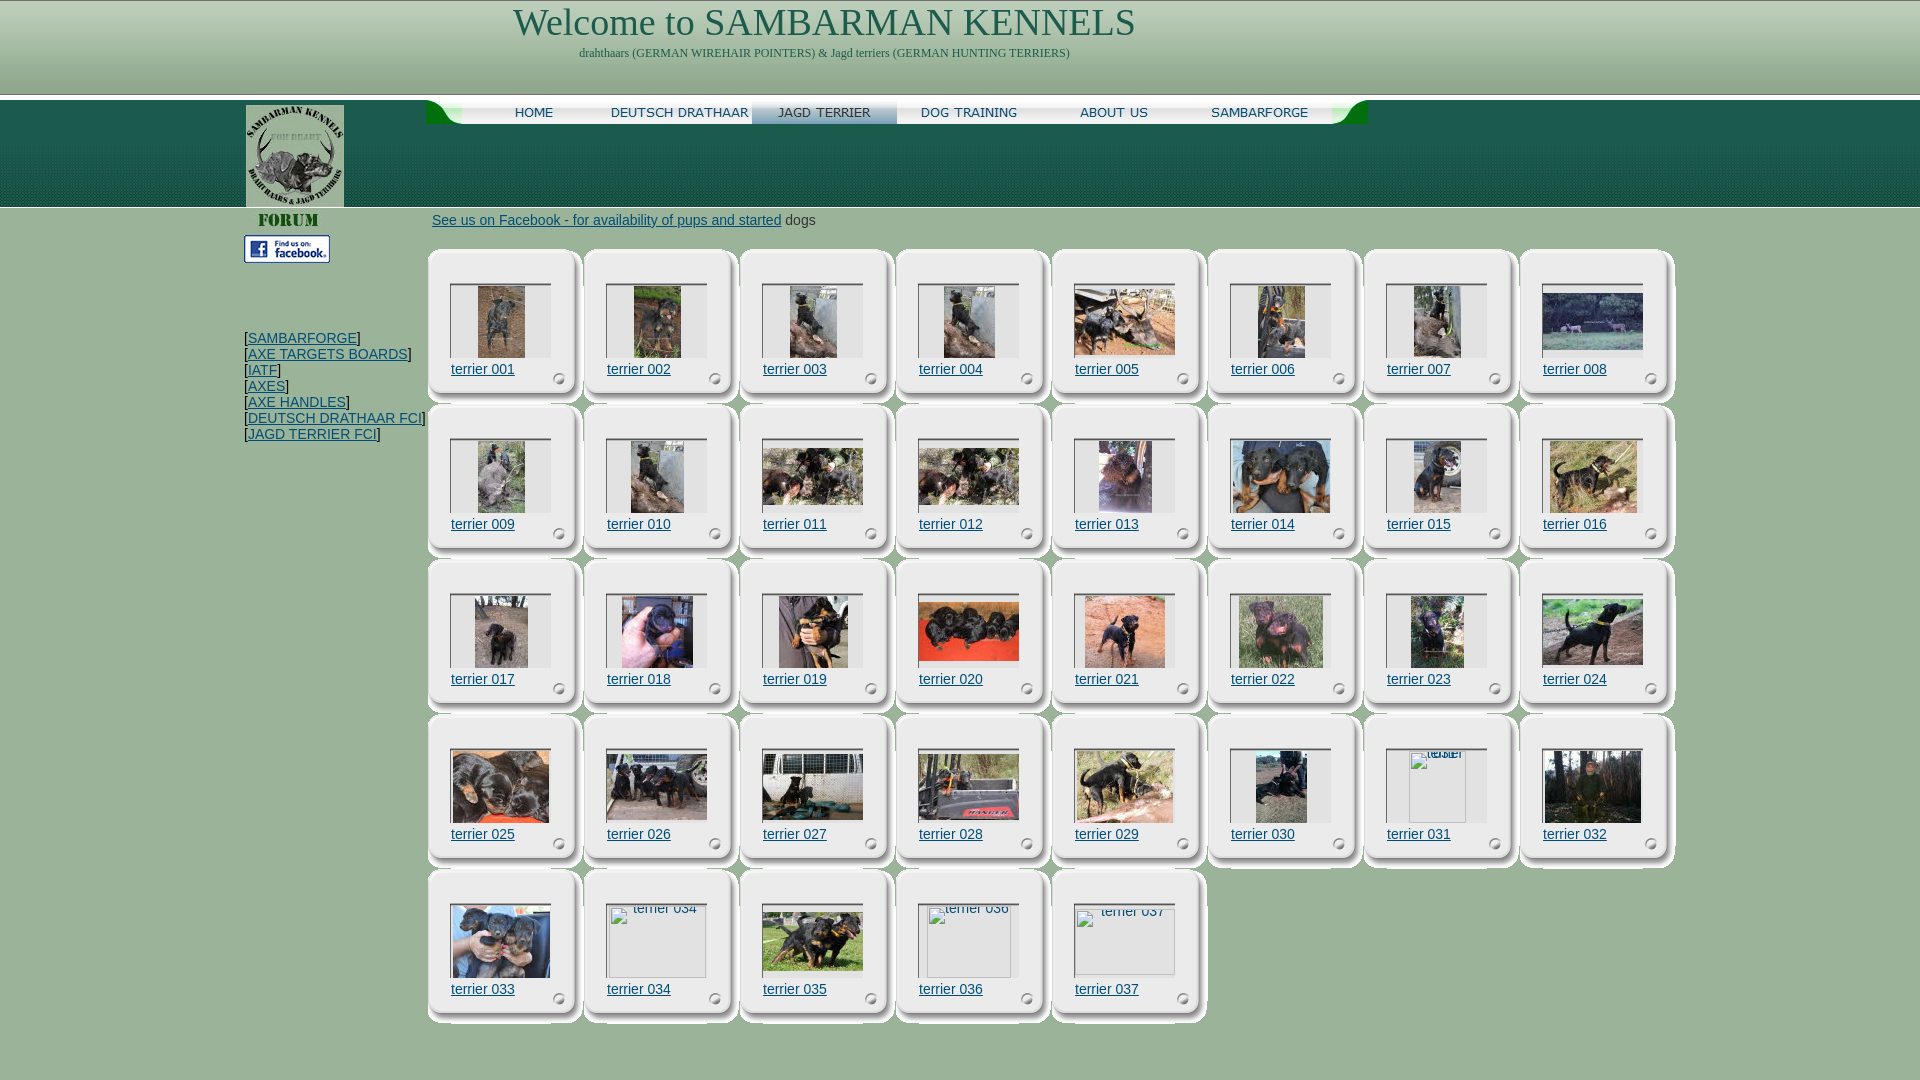 The image size is (1920, 1080). What do you see at coordinates (969, 320) in the screenshot?
I see `'terrier 004'` at bounding box center [969, 320].